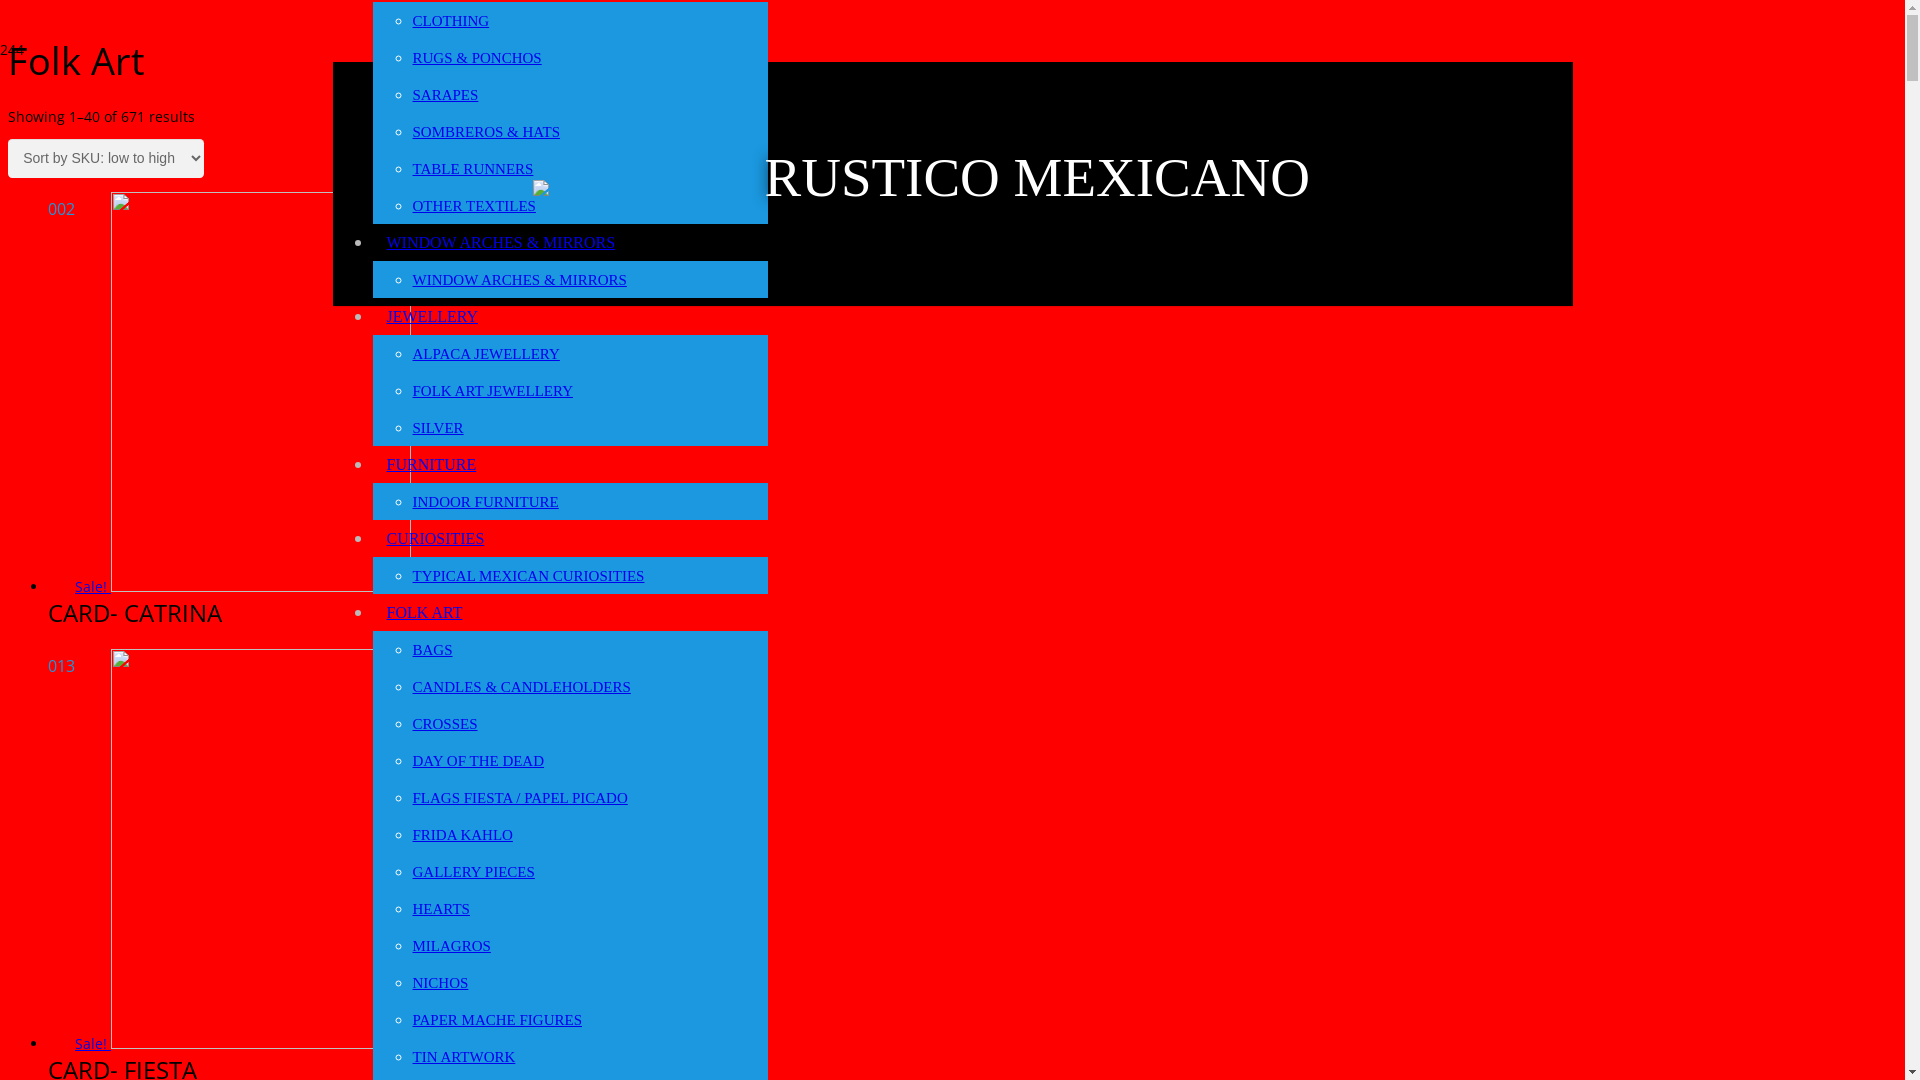 The width and height of the screenshot is (1920, 1080). What do you see at coordinates (519, 797) in the screenshot?
I see `'FLAGS FIESTA / PAPEL PICADO'` at bounding box center [519, 797].